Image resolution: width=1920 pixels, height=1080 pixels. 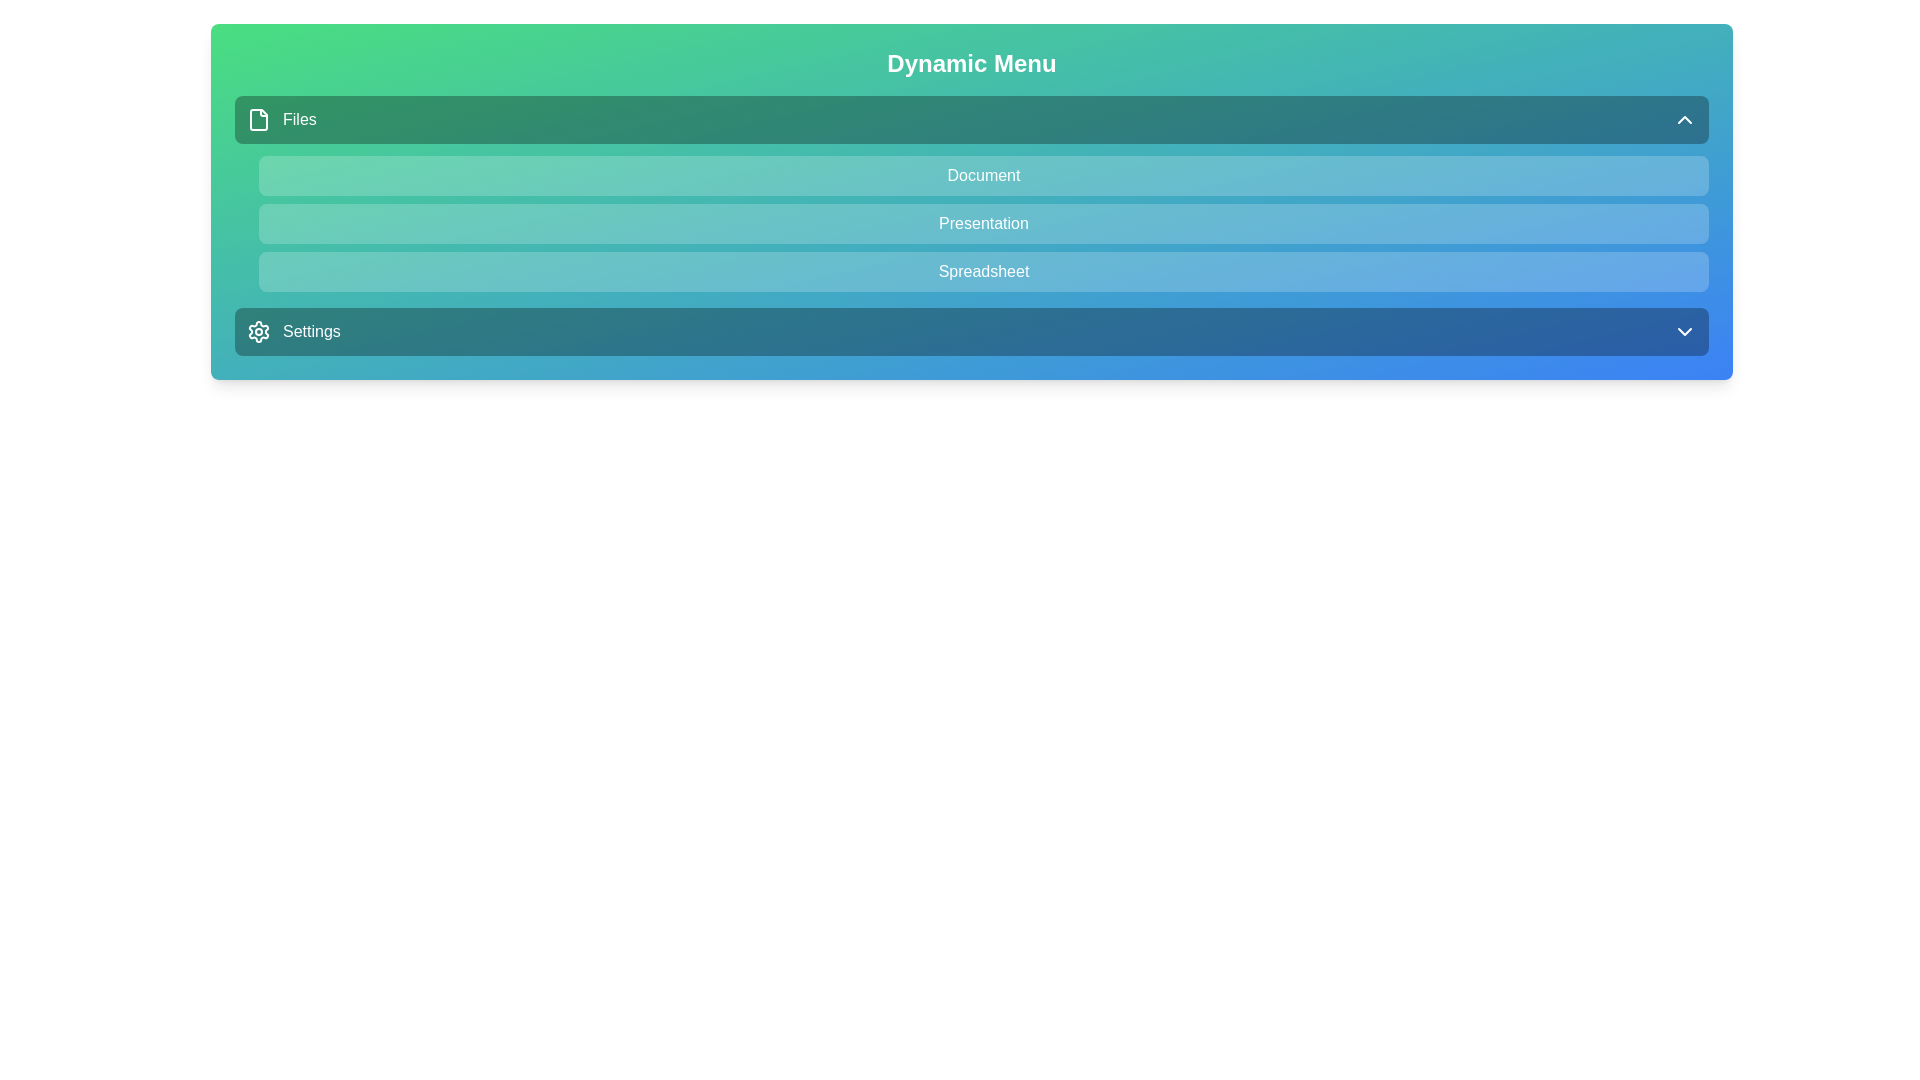 What do you see at coordinates (311, 330) in the screenshot?
I see `the Text label that provides a title for the associated functionality, located next to a gear icon for settings` at bounding box center [311, 330].